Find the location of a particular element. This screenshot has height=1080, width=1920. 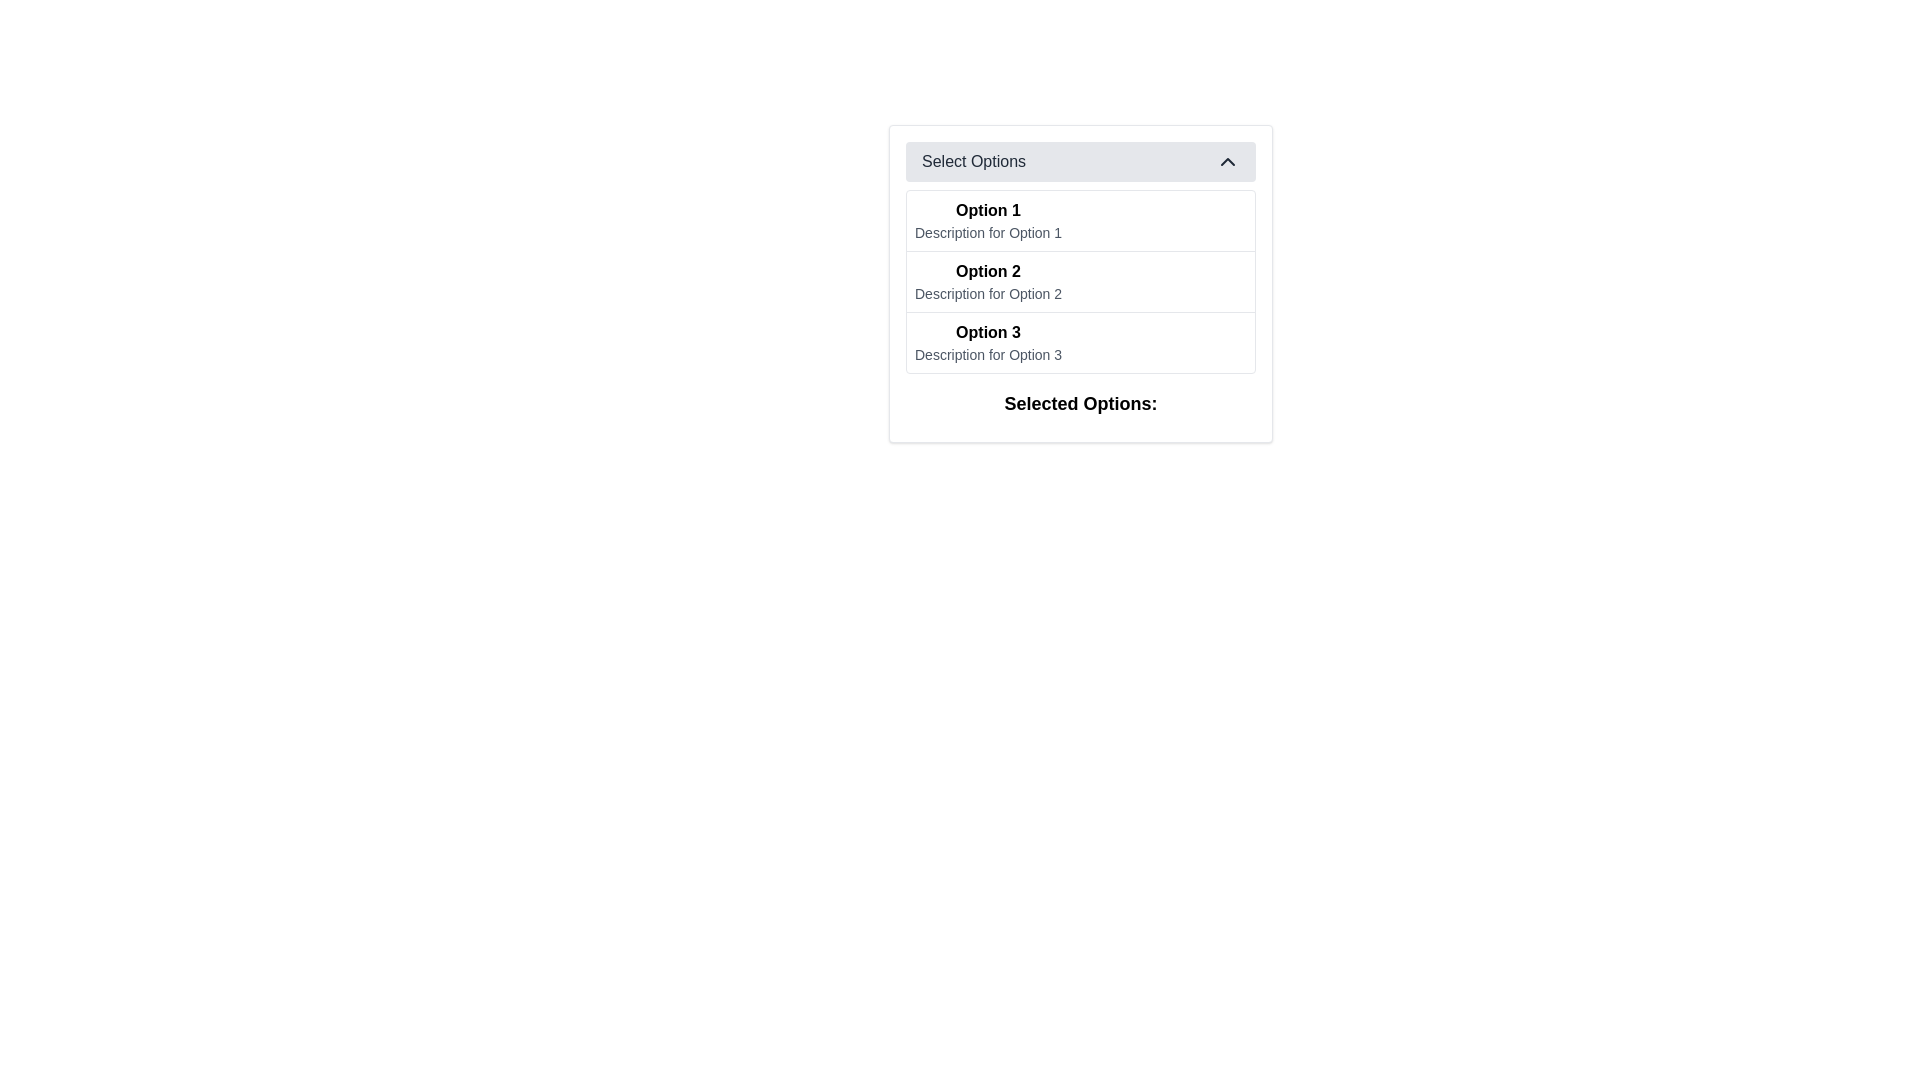

the option in the Dropdown menu is located at coordinates (1079, 328).